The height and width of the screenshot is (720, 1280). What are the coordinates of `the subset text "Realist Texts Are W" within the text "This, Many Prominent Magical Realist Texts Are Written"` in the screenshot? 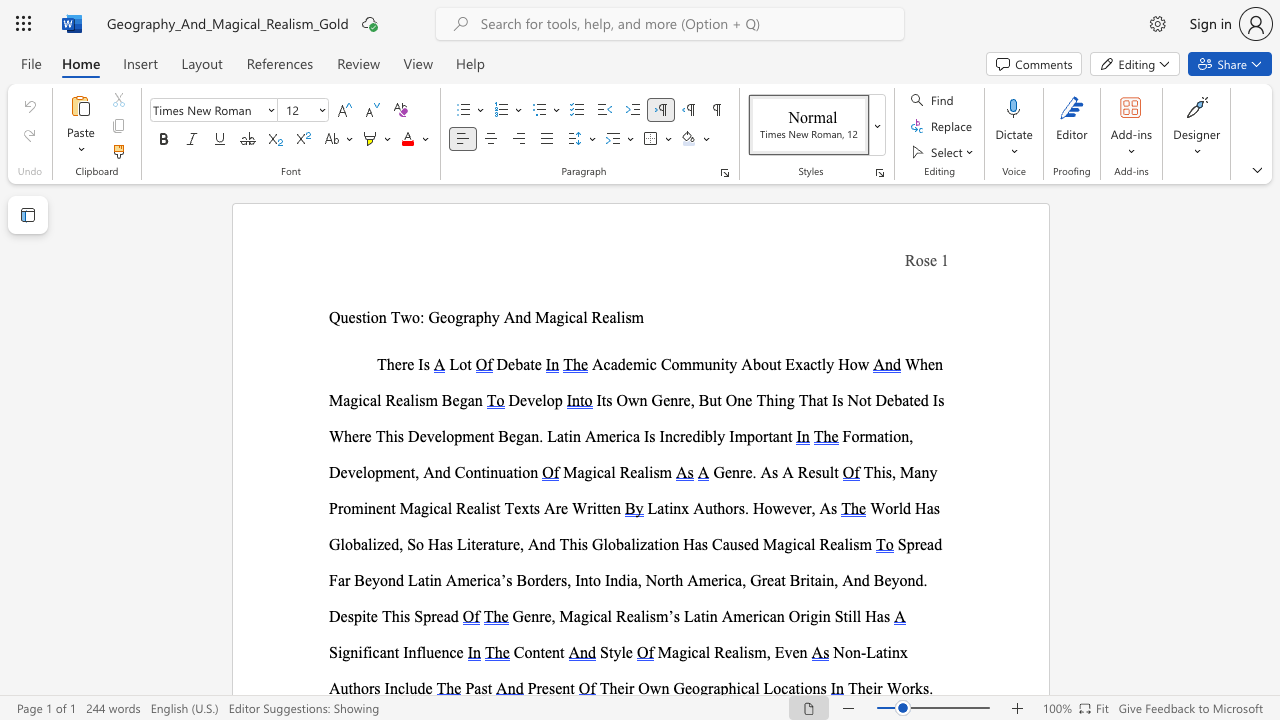 It's located at (455, 507).